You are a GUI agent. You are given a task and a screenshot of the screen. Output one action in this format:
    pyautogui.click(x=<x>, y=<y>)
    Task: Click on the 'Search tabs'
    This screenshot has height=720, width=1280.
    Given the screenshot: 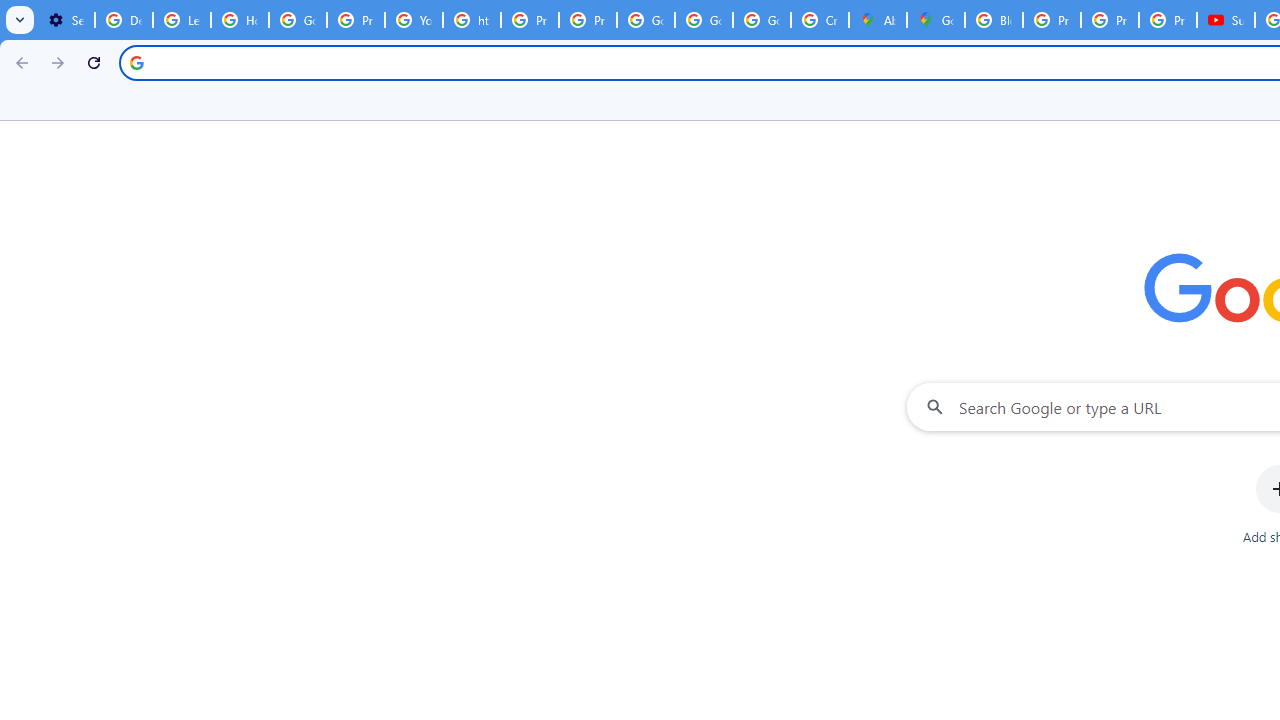 What is the action you would take?
    pyautogui.click(x=20, y=20)
    